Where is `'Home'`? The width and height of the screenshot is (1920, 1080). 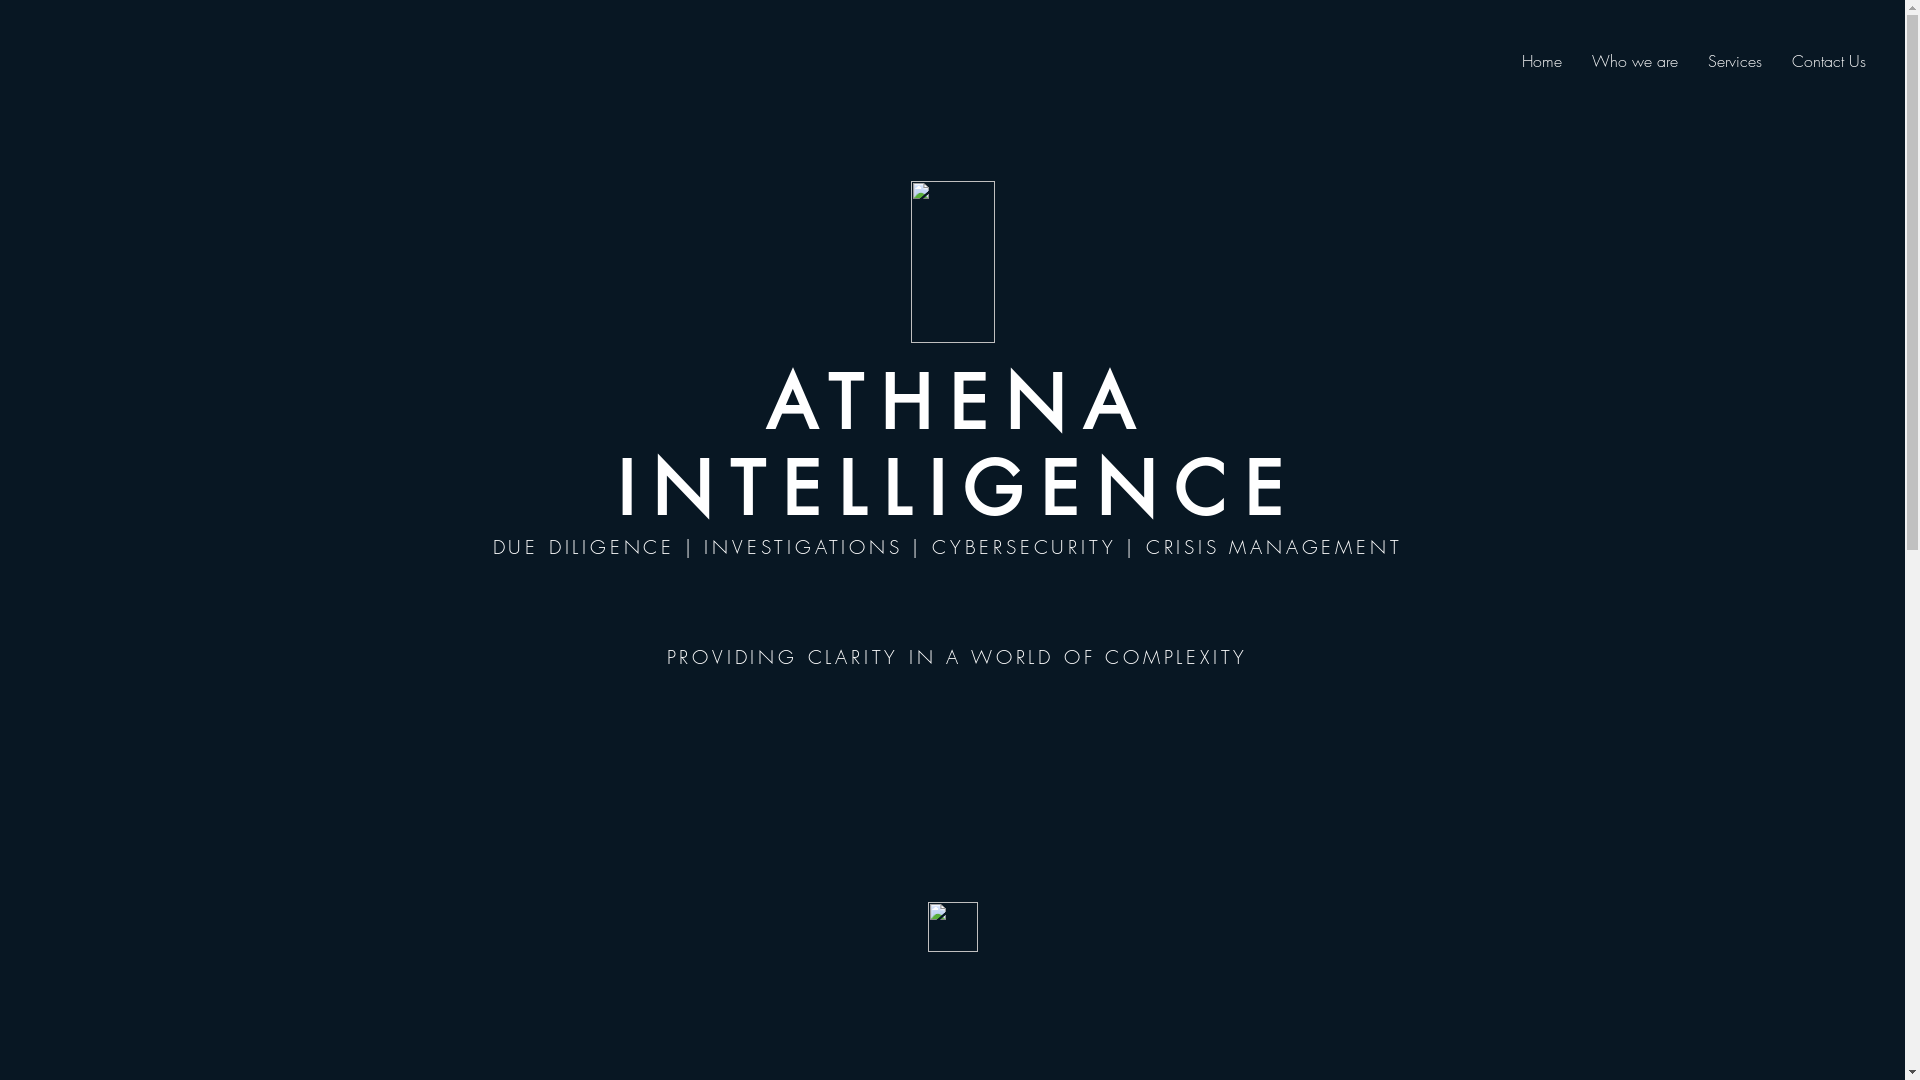
'Home' is located at coordinates (1540, 60).